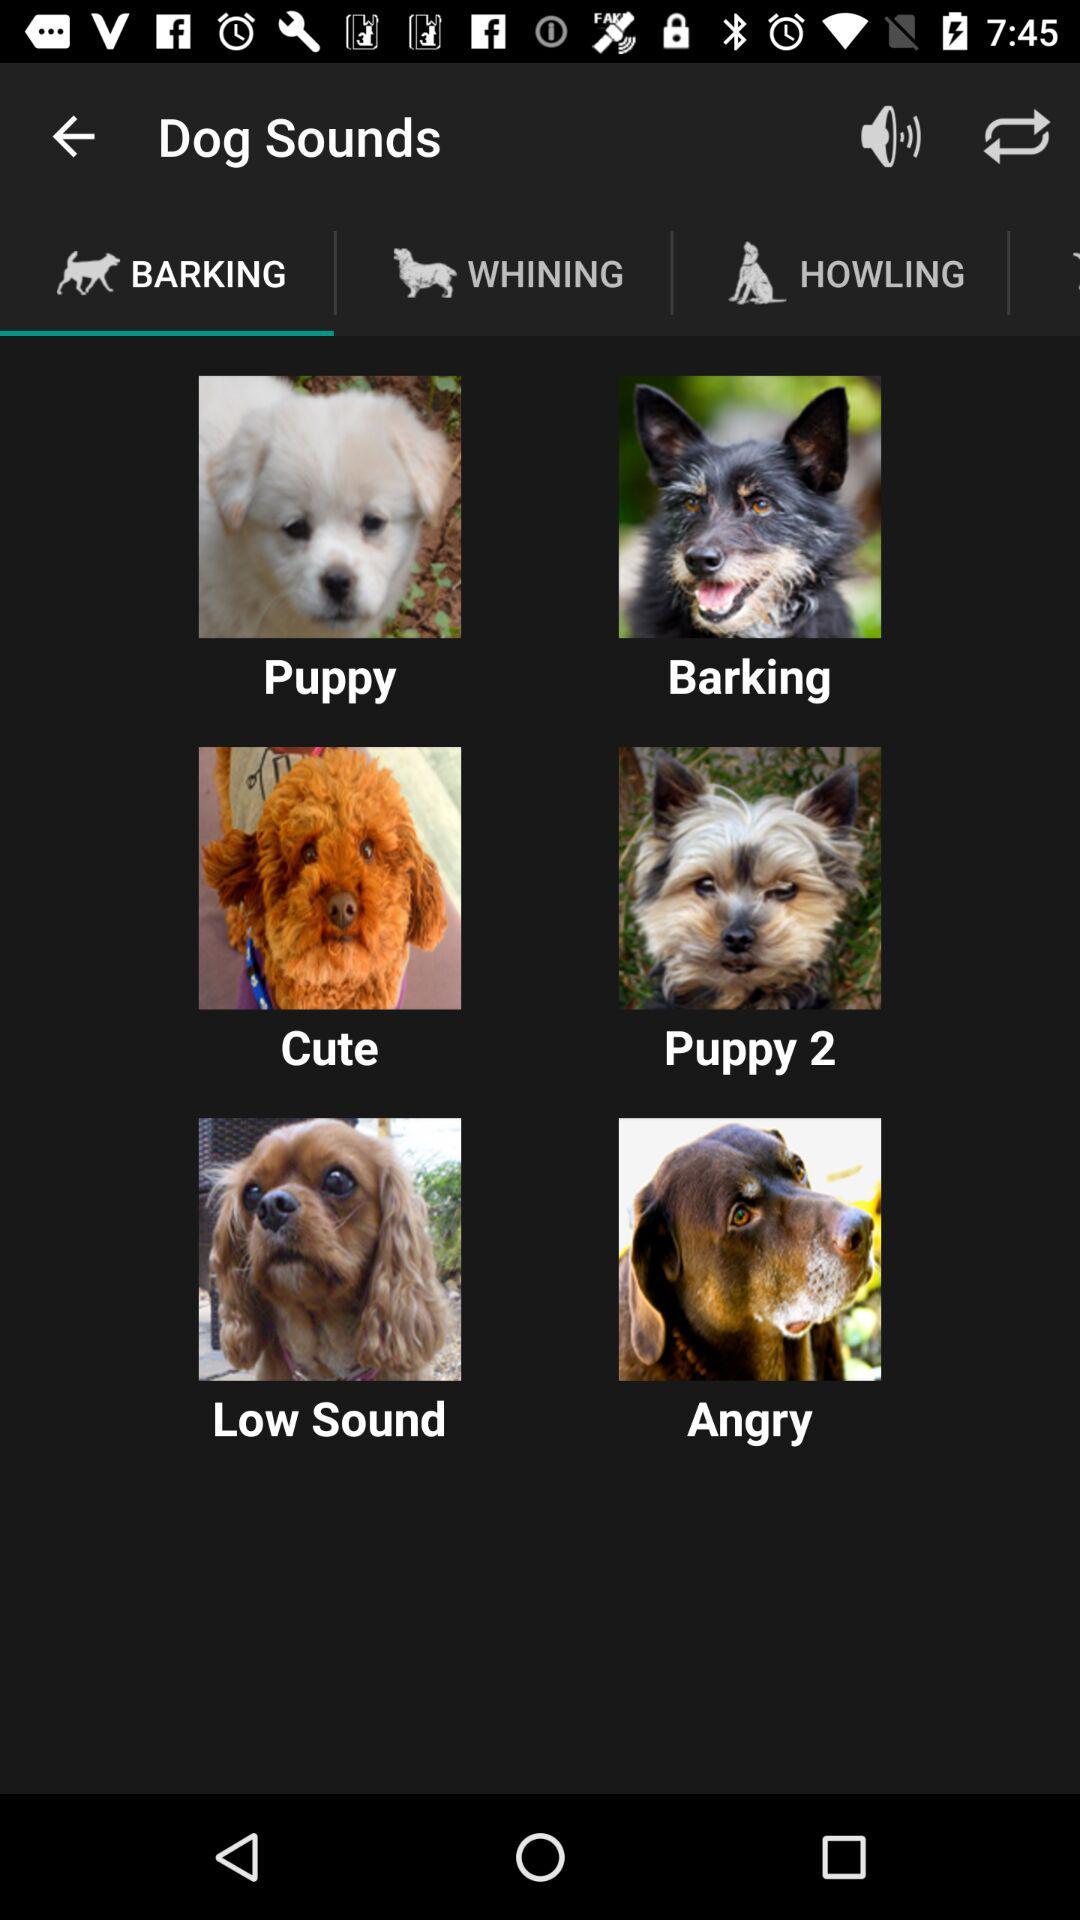 This screenshot has width=1080, height=1920. I want to click on switch autoplay, so click(329, 1248).